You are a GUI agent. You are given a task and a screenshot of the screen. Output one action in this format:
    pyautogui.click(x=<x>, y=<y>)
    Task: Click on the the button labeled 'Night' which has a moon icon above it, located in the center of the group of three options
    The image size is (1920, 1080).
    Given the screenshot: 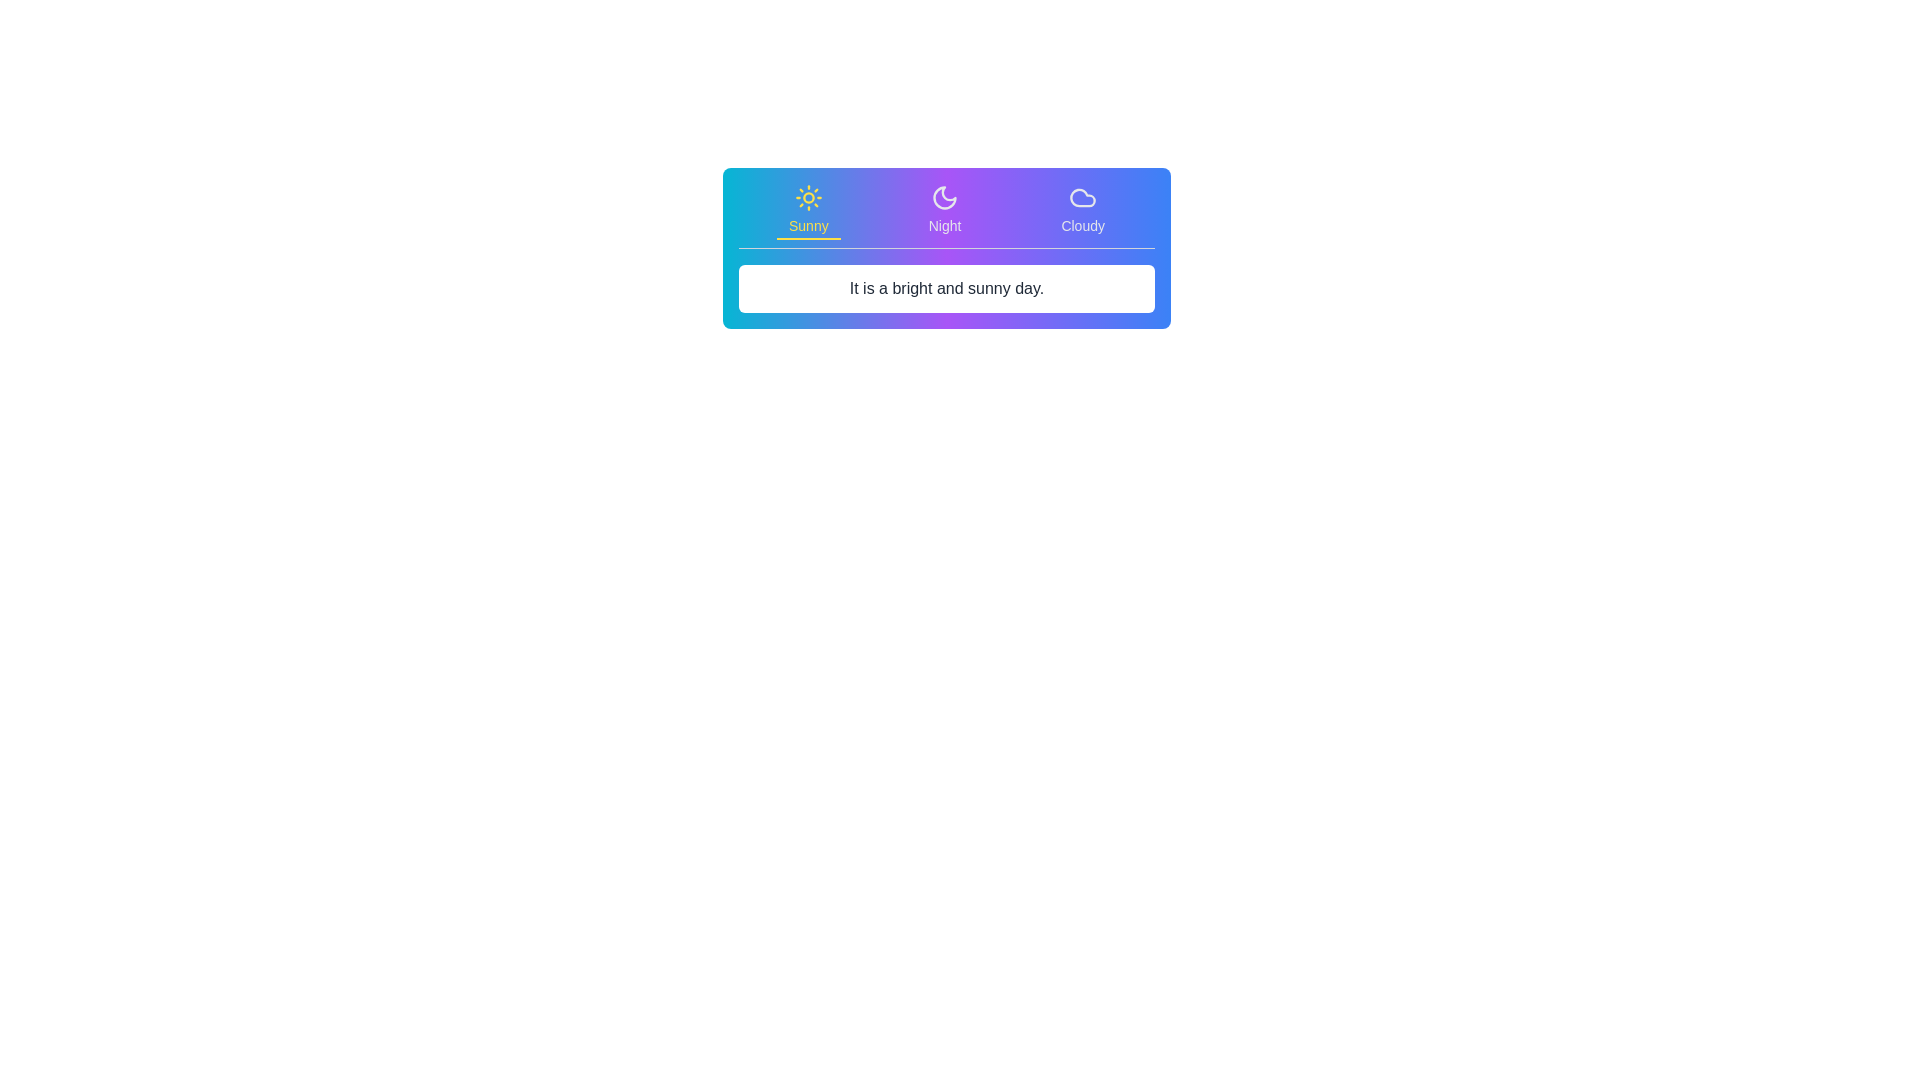 What is the action you would take?
    pyautogui.click(x=944, y=209)
    